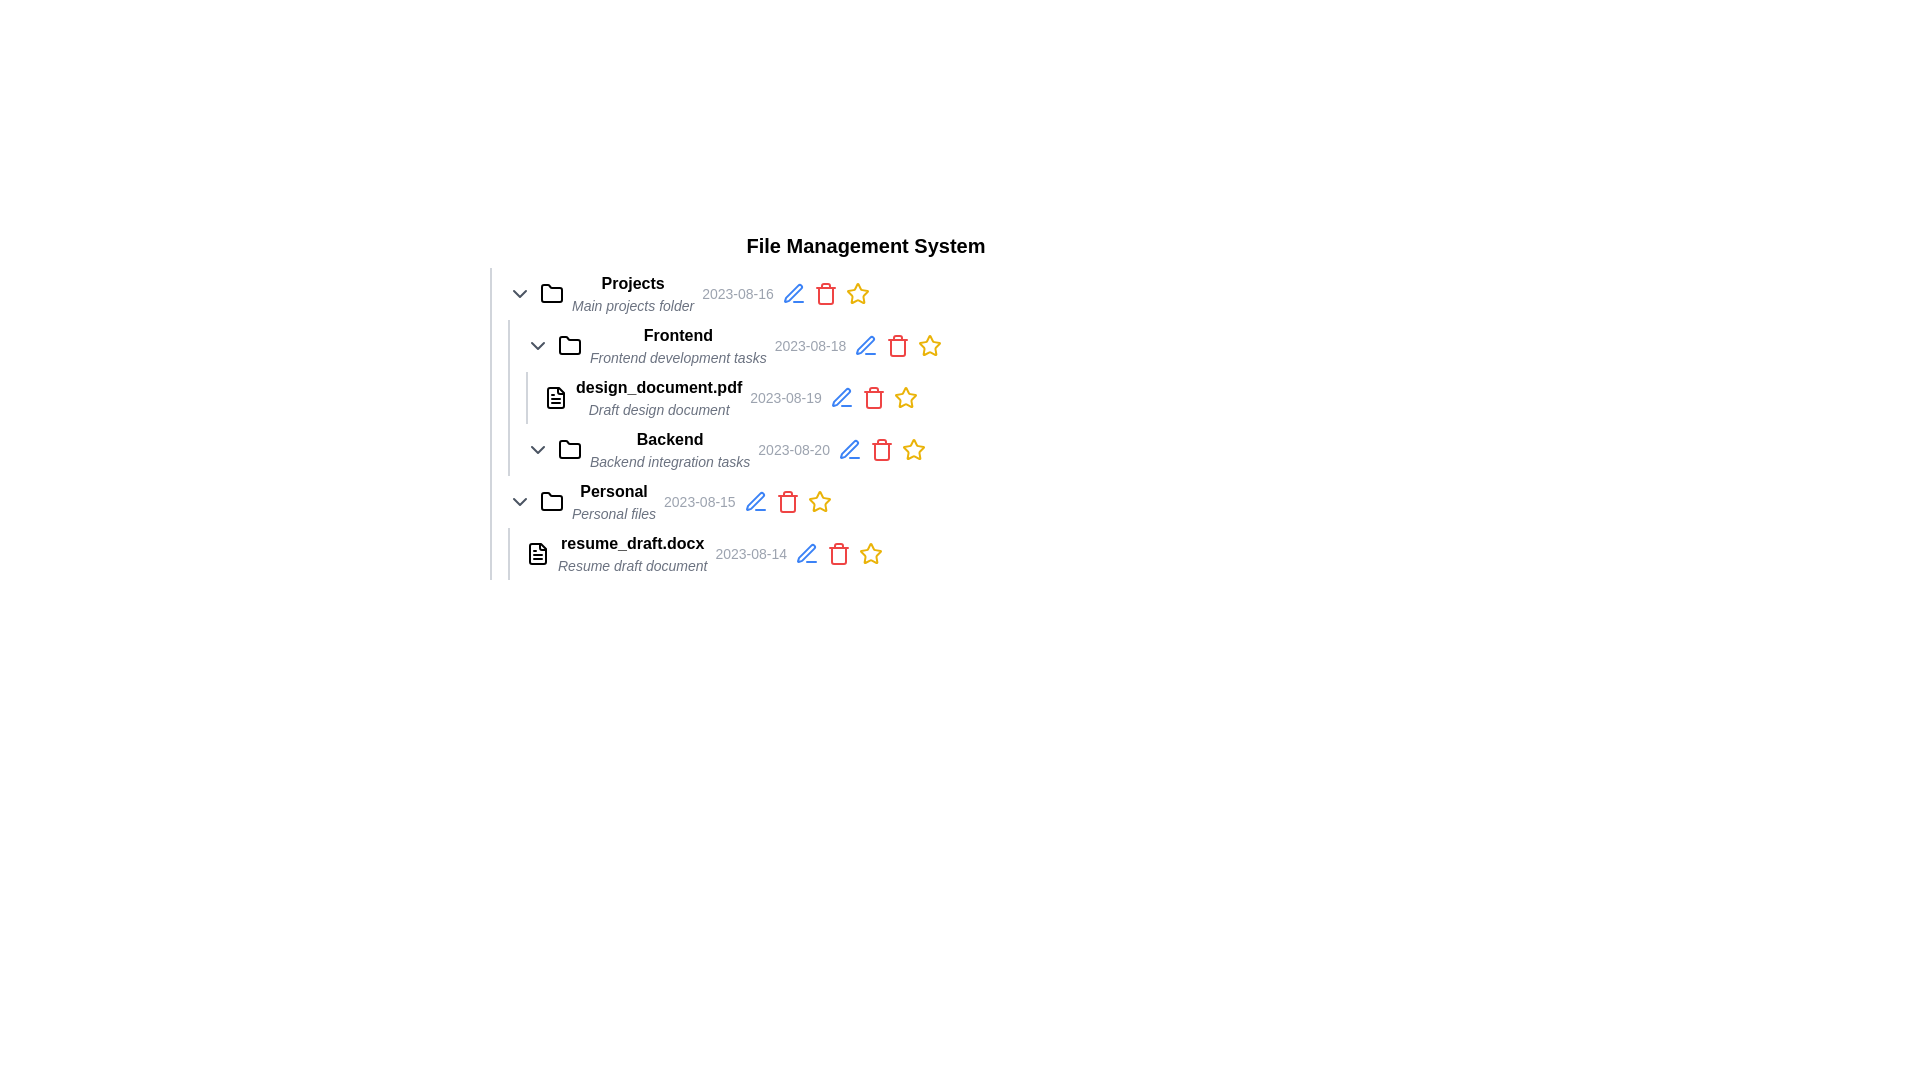  Describe the element at coordinates (929, 344) in the screenshot. I see `the yellow outlined star icon to favorite or unfavorite the associated item in the 'File Management System' interface` at that location.